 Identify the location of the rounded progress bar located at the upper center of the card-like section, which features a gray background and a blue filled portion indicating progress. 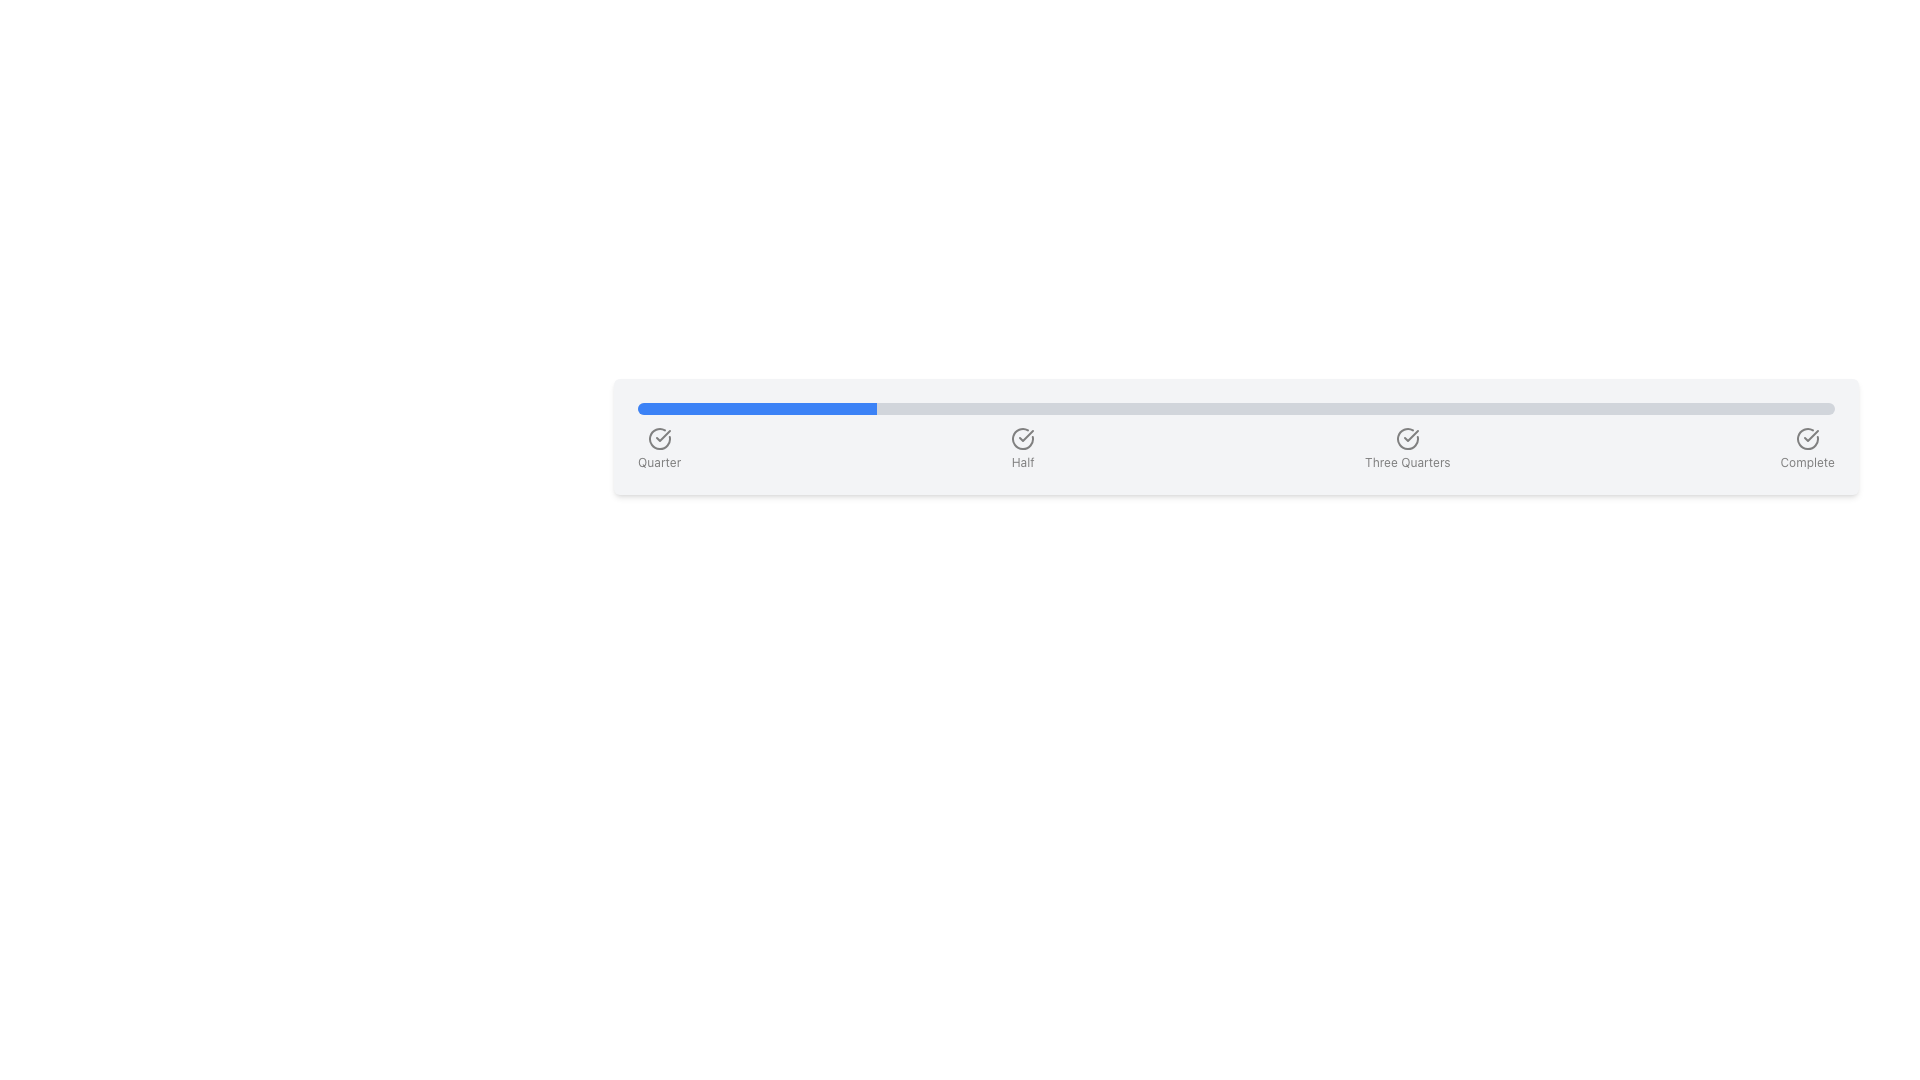
(1235, 407).